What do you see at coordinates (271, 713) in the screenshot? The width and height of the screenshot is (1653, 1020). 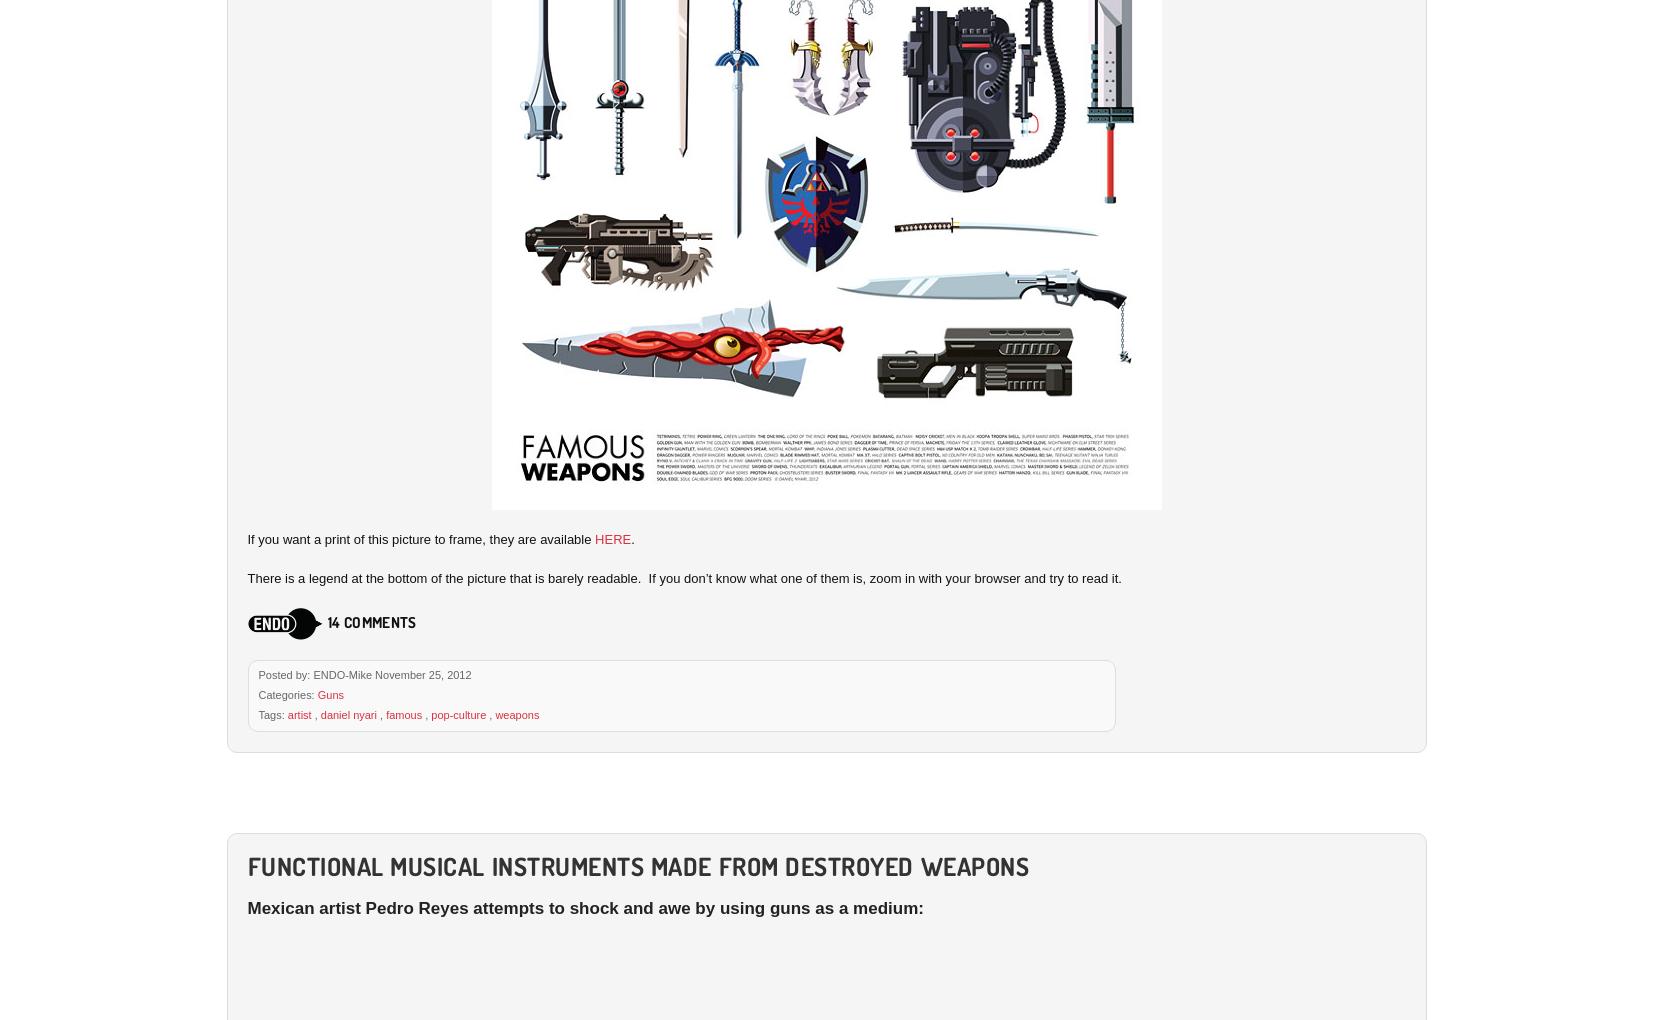 I see `'Tags:'` at bounding box center [271, 713].